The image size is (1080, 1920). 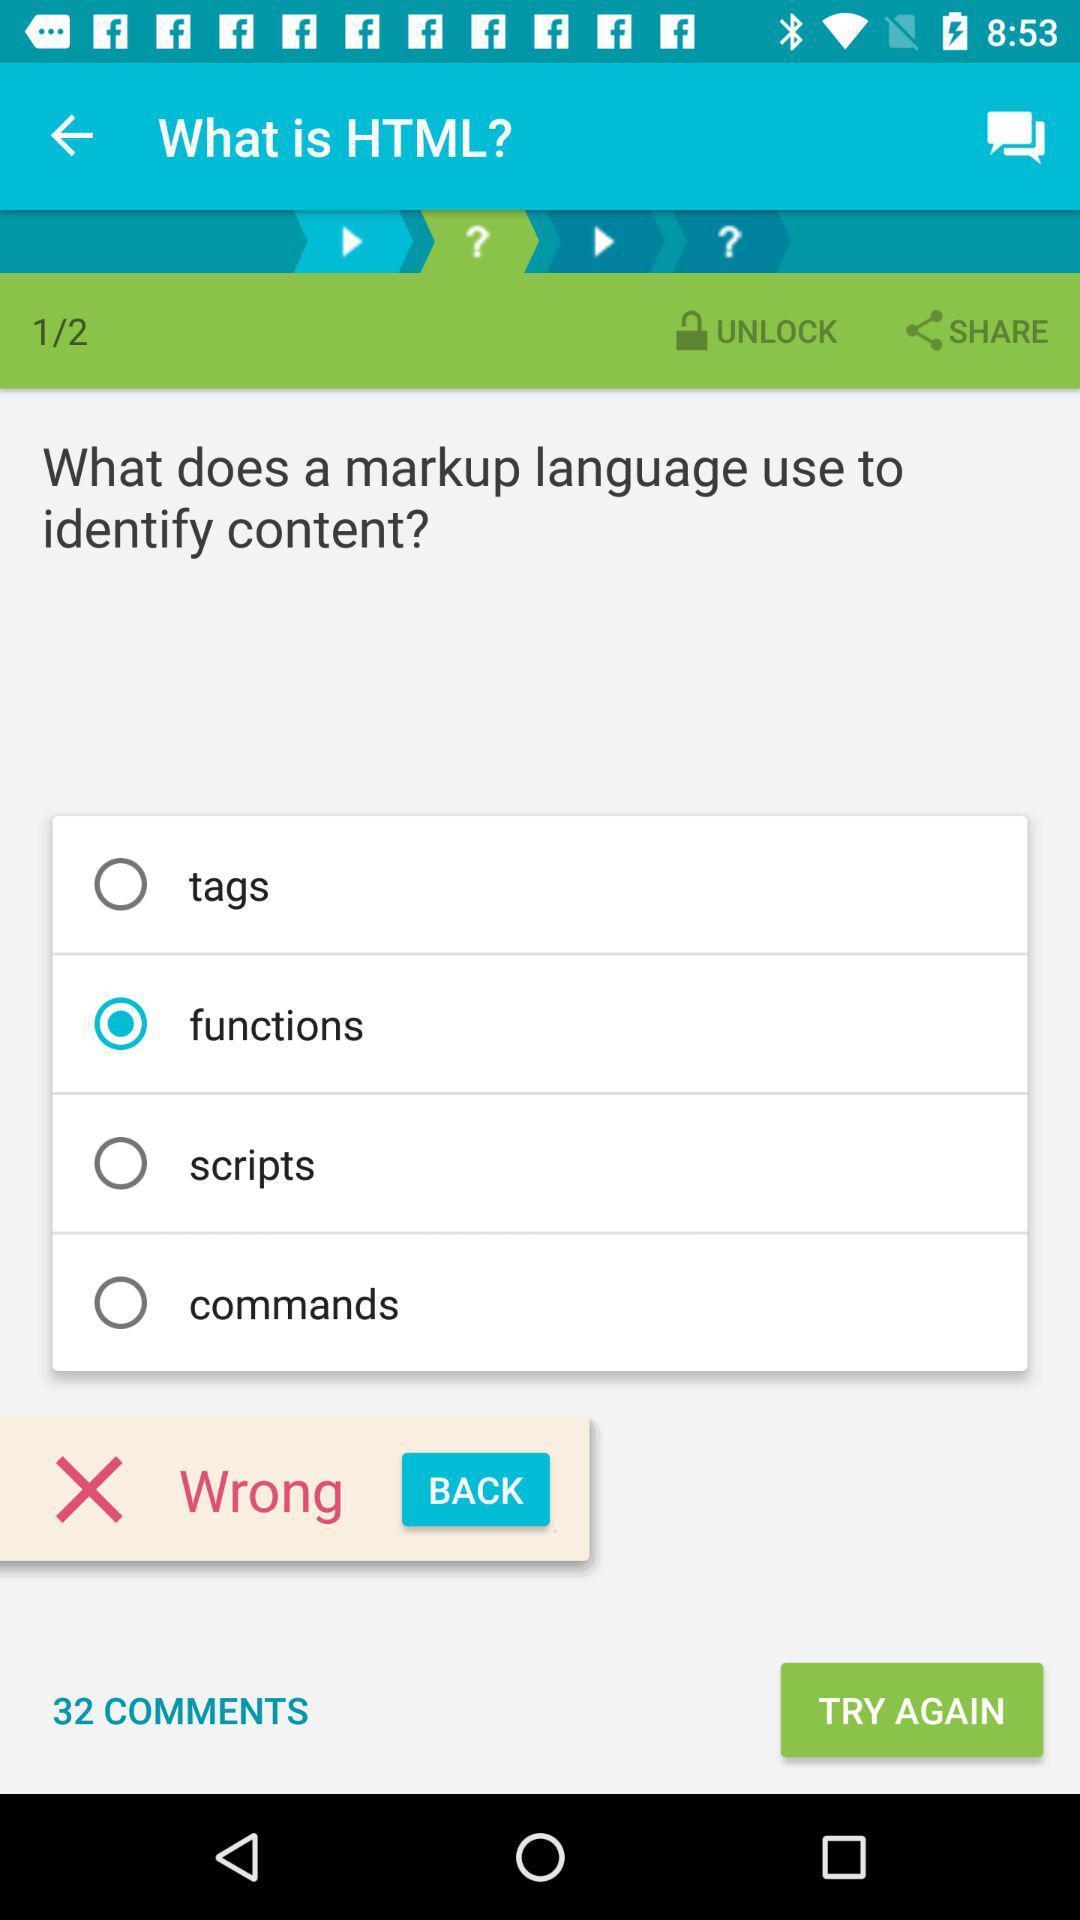 What do you see at coordinates (973, 330) in the screenshot?
I see `the item to the right of unlock item` at bounding box center [973, 330].